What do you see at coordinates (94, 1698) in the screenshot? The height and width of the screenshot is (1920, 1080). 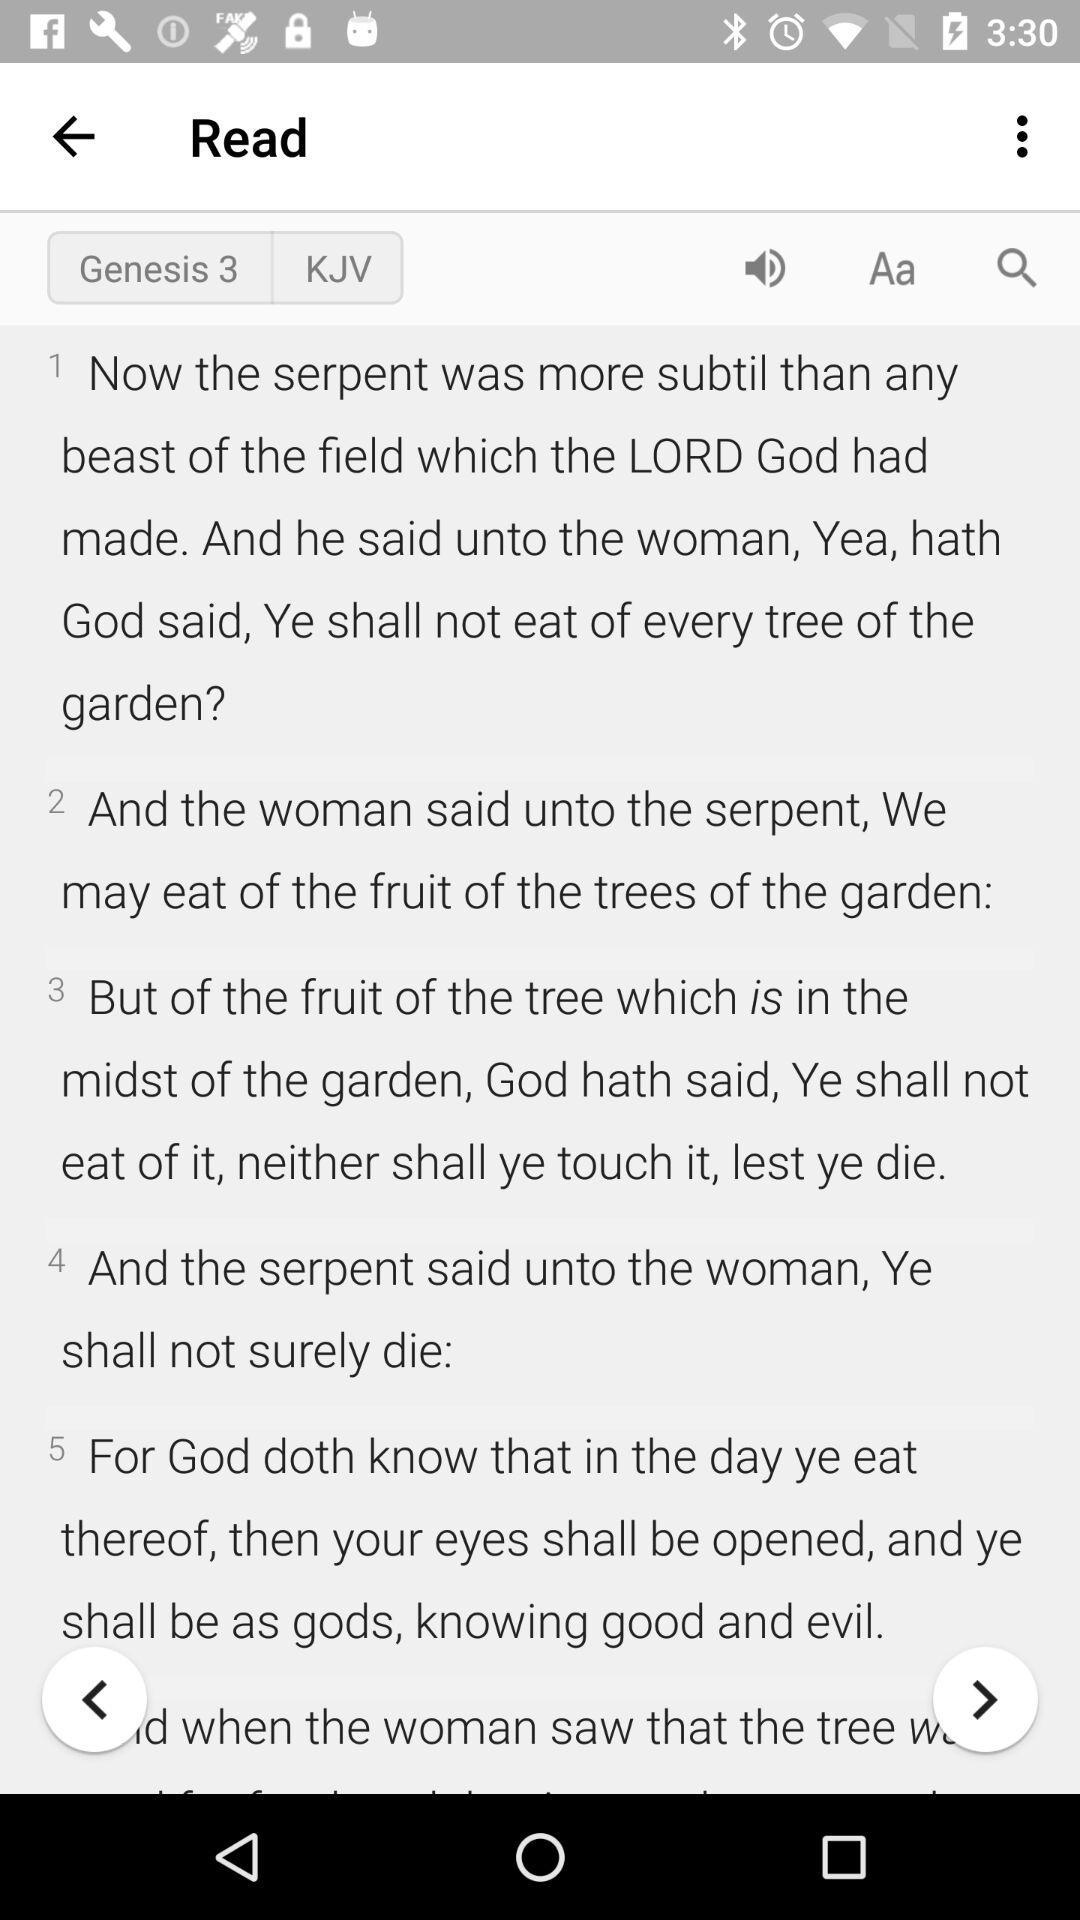 I see `item below the 4 and the item` at bounding box center [94, 1698].